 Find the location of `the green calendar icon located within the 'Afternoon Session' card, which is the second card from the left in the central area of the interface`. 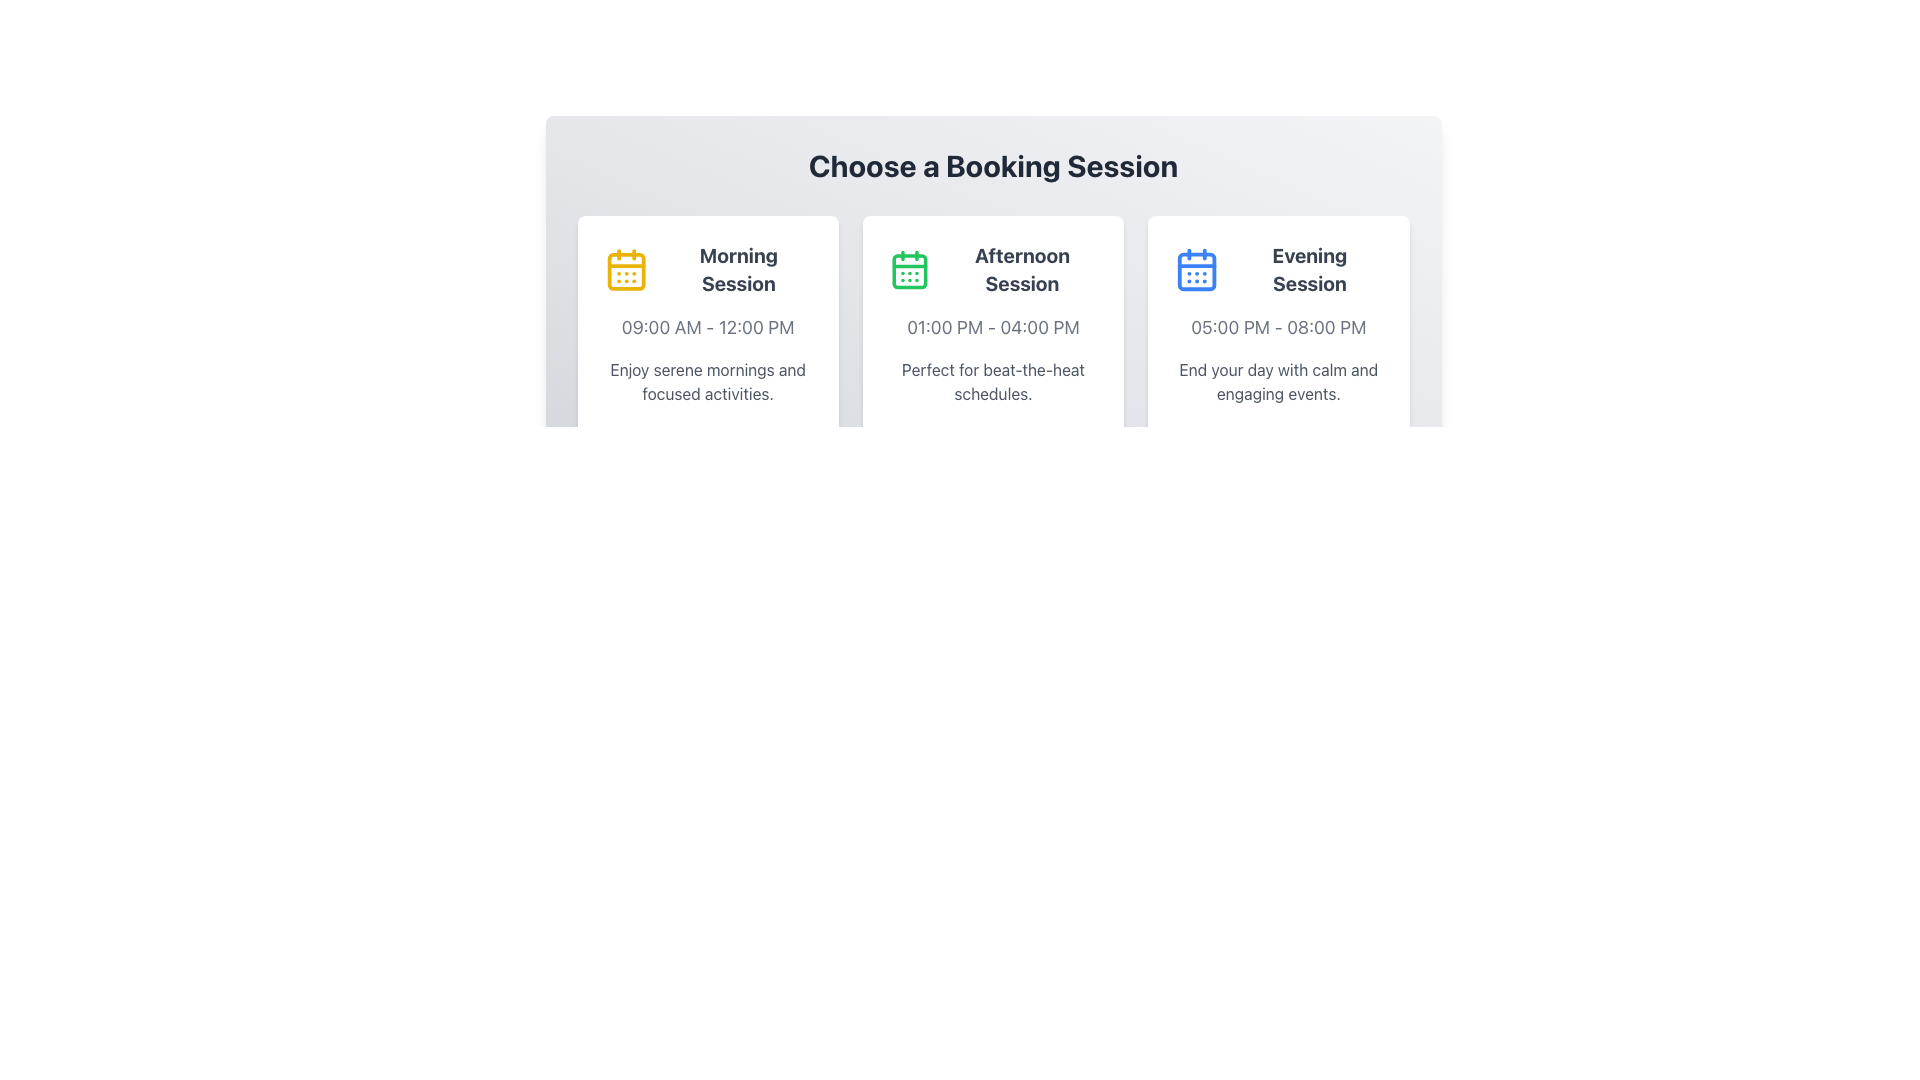

the green calendar icon located within the 'Afternoon Session' card, which is the second card from the left in the central area of the interface is located at coordinates (908, 271).